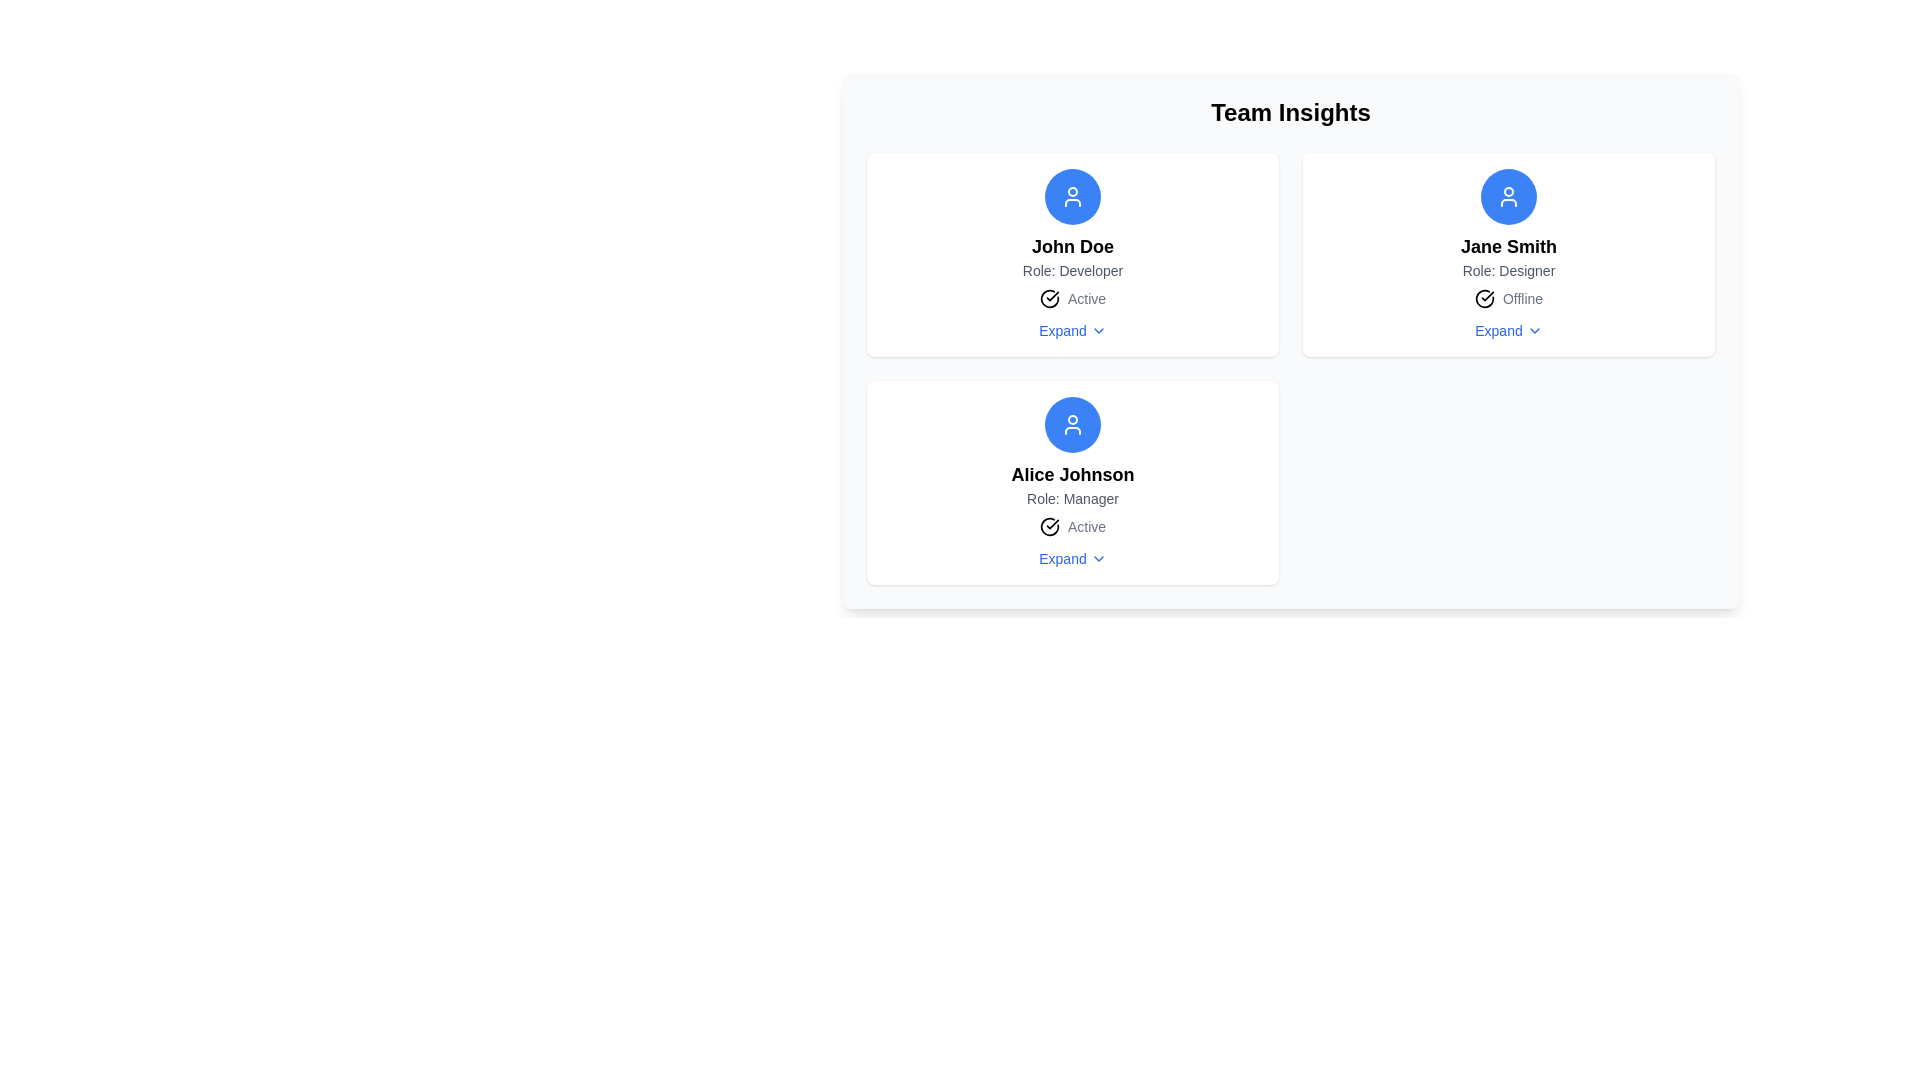 This screenshot has width=1920, height=1080. Describe the element at coordinates (1071, 245) in the screenshot. I see `the text label displaying 'John Doe', which is styled in bold and positioned centrally under a blue circular icon` at that location.